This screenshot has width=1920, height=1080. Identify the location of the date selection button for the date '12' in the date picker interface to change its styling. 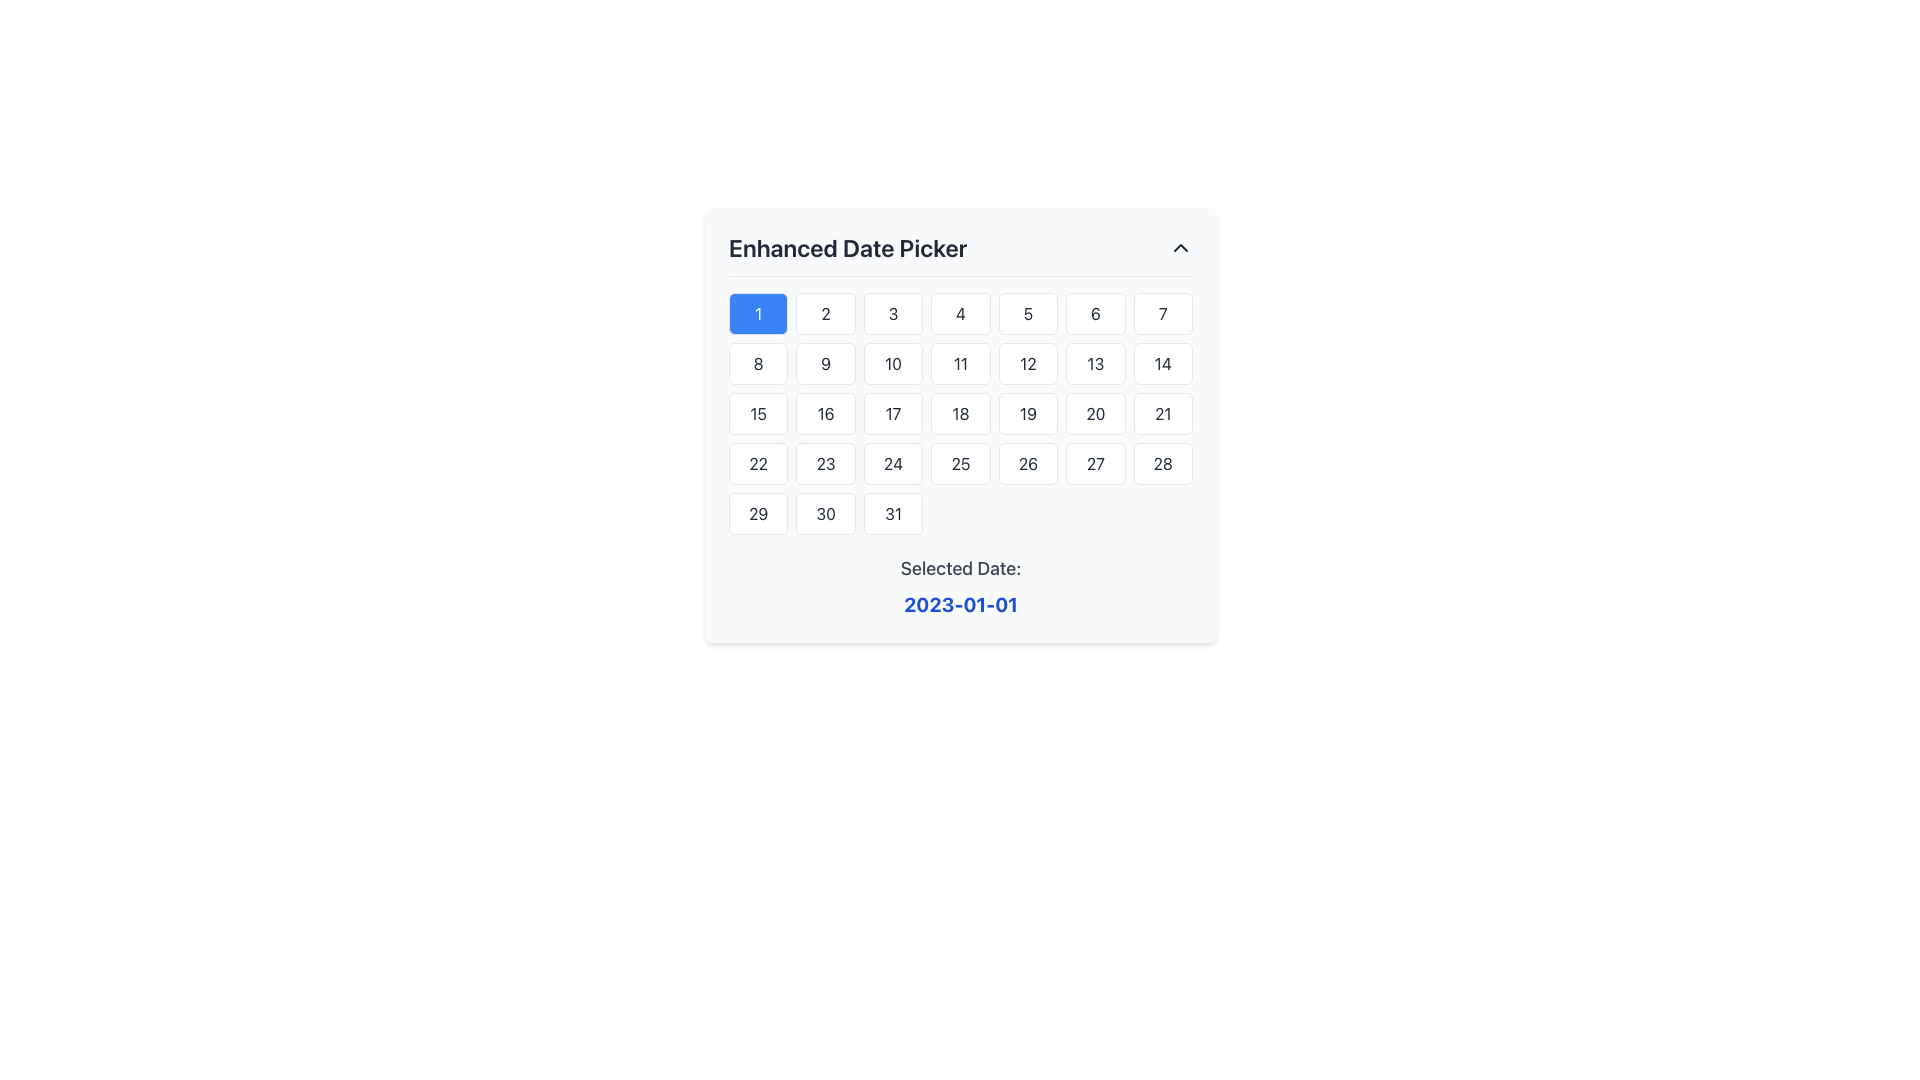
(1028, 363).